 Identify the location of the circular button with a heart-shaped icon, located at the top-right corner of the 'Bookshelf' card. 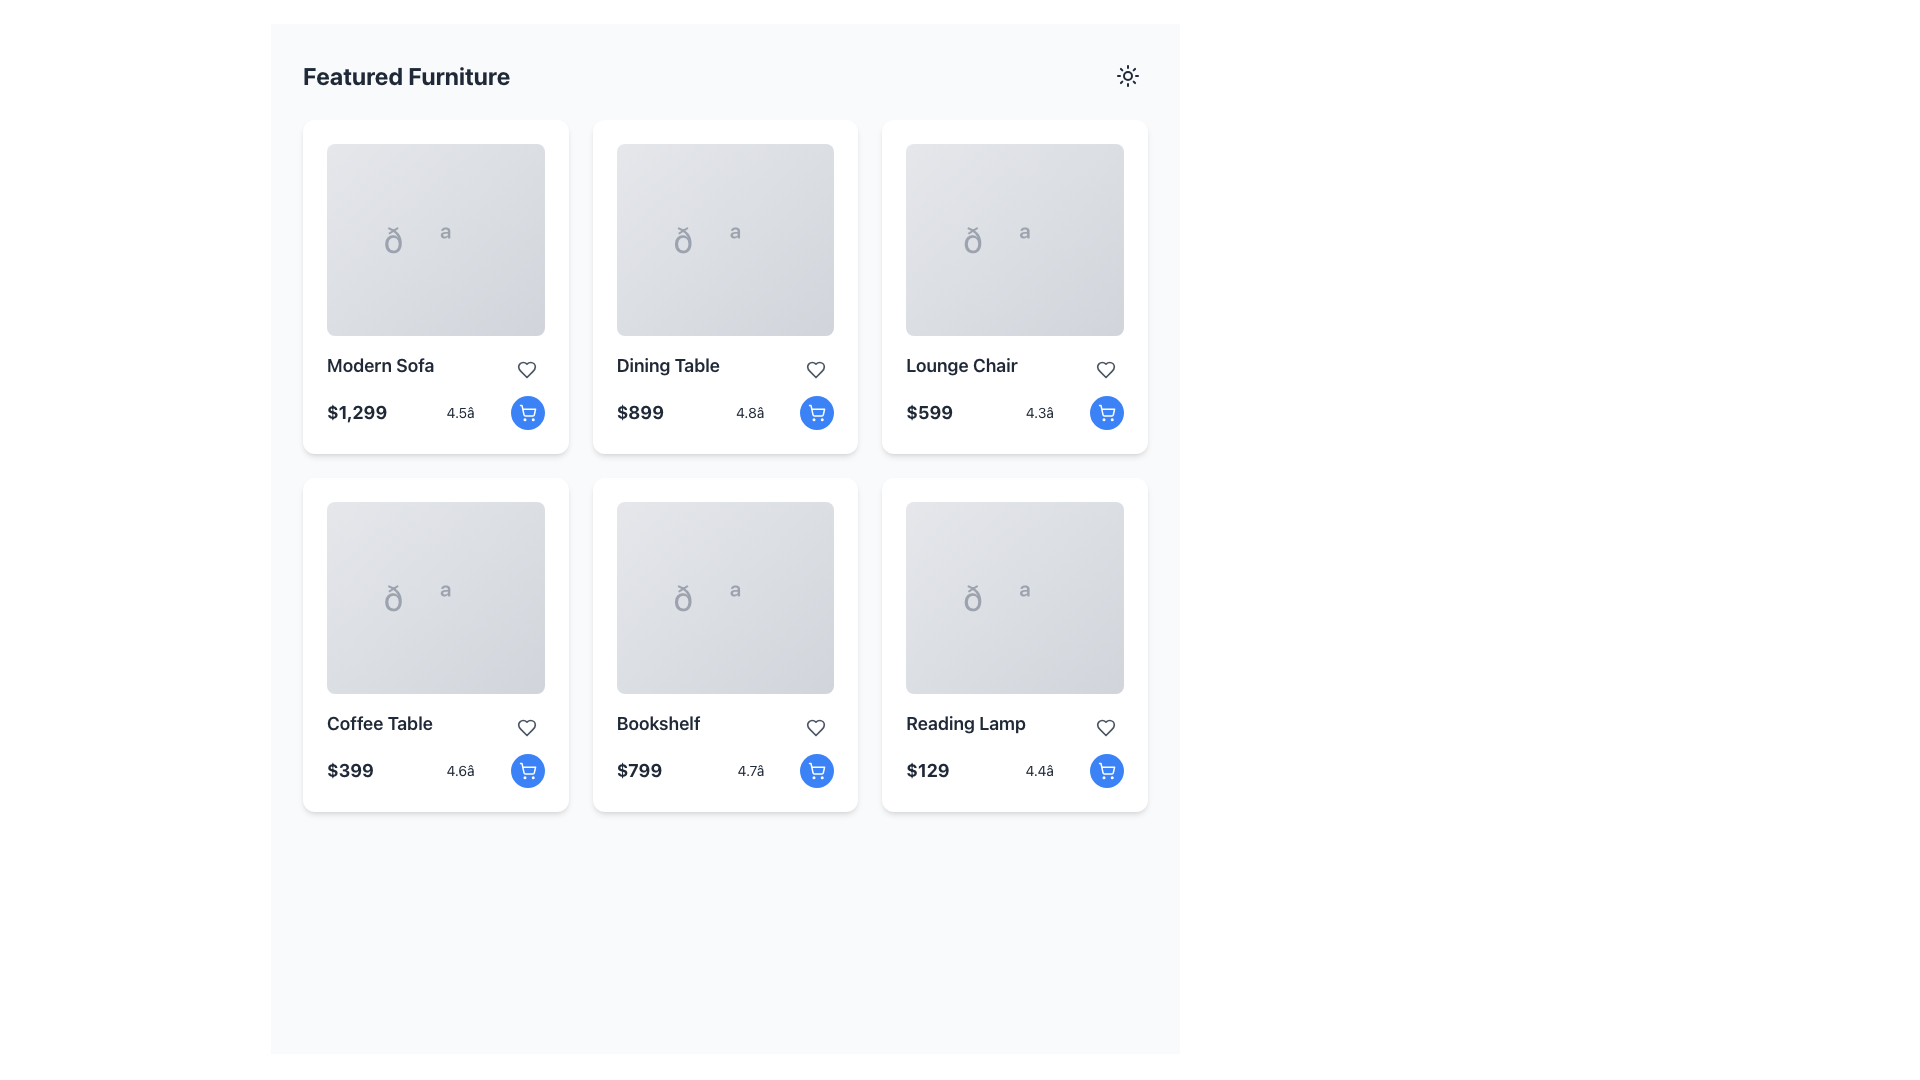
(816, 728).